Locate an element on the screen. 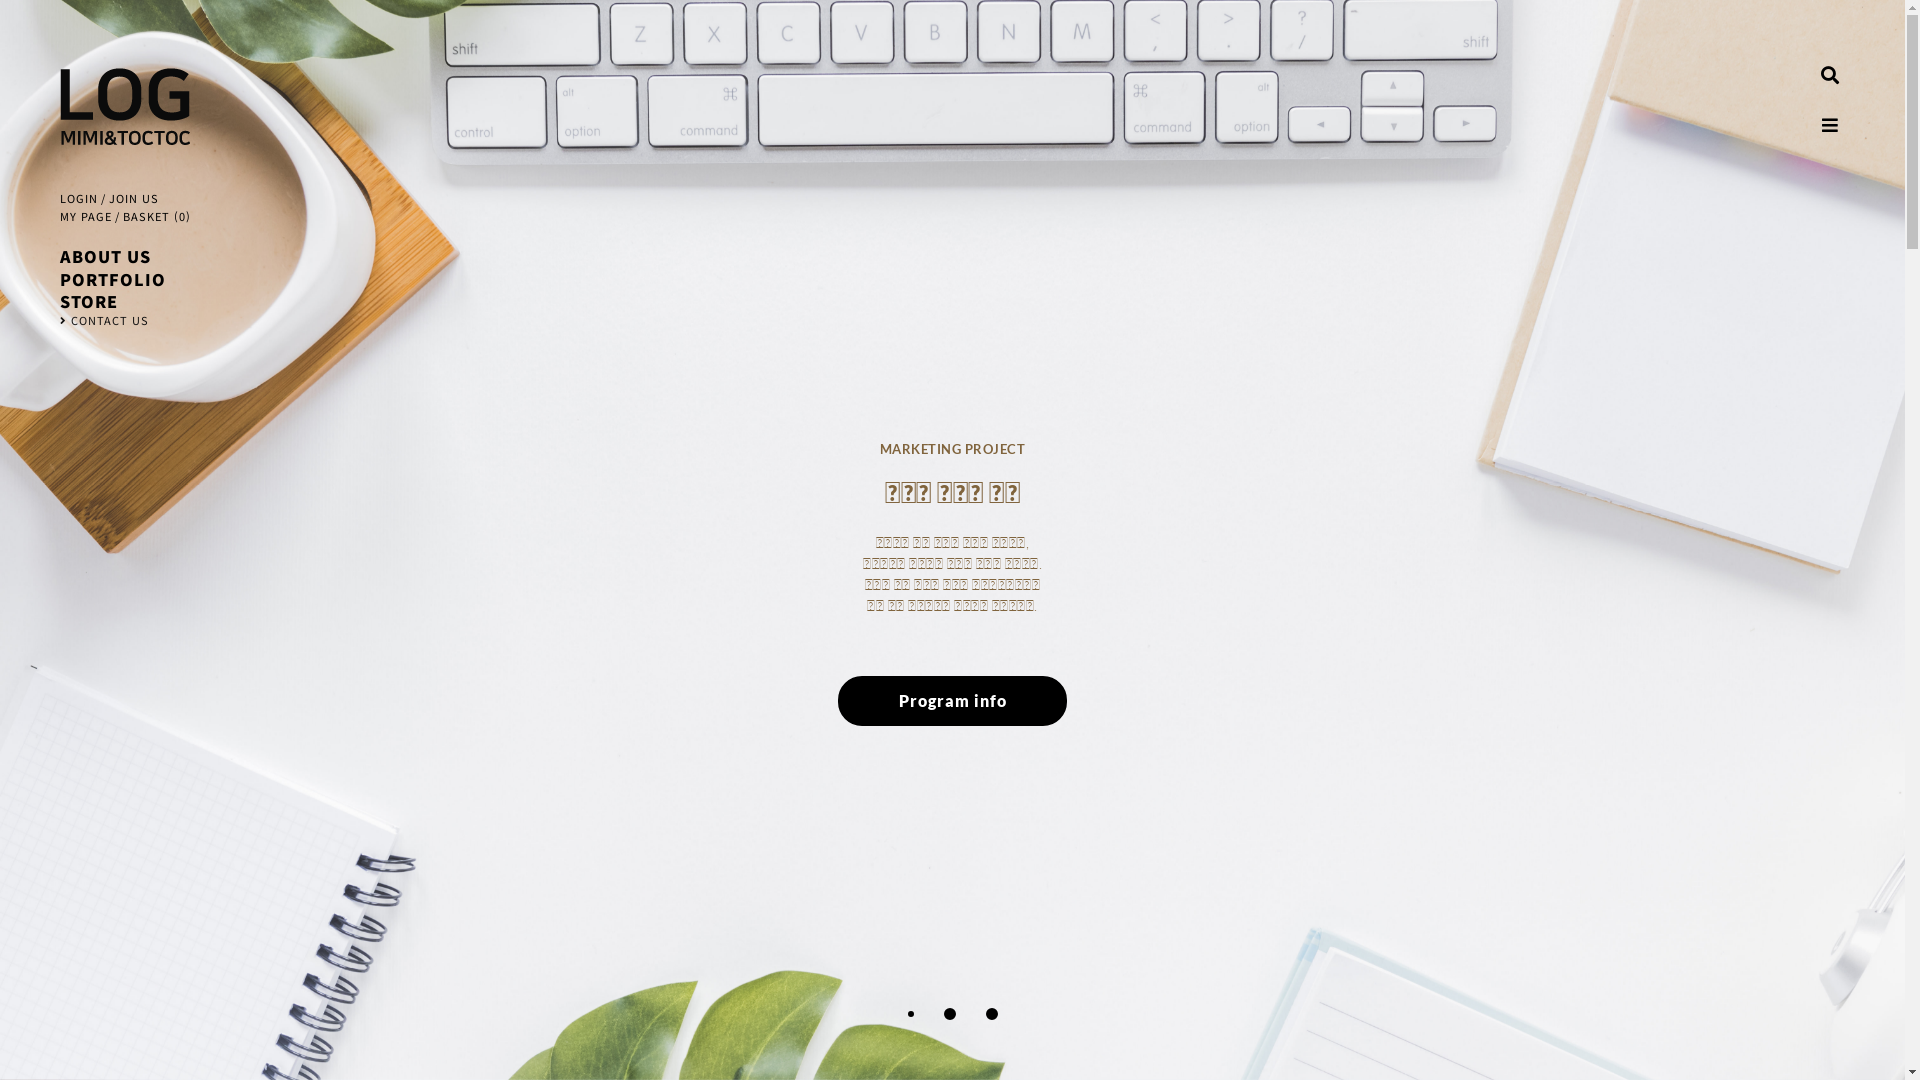 The width and height of the screenshot is (1920, 1080). 'Program info' is located at coordinates (952, 700).